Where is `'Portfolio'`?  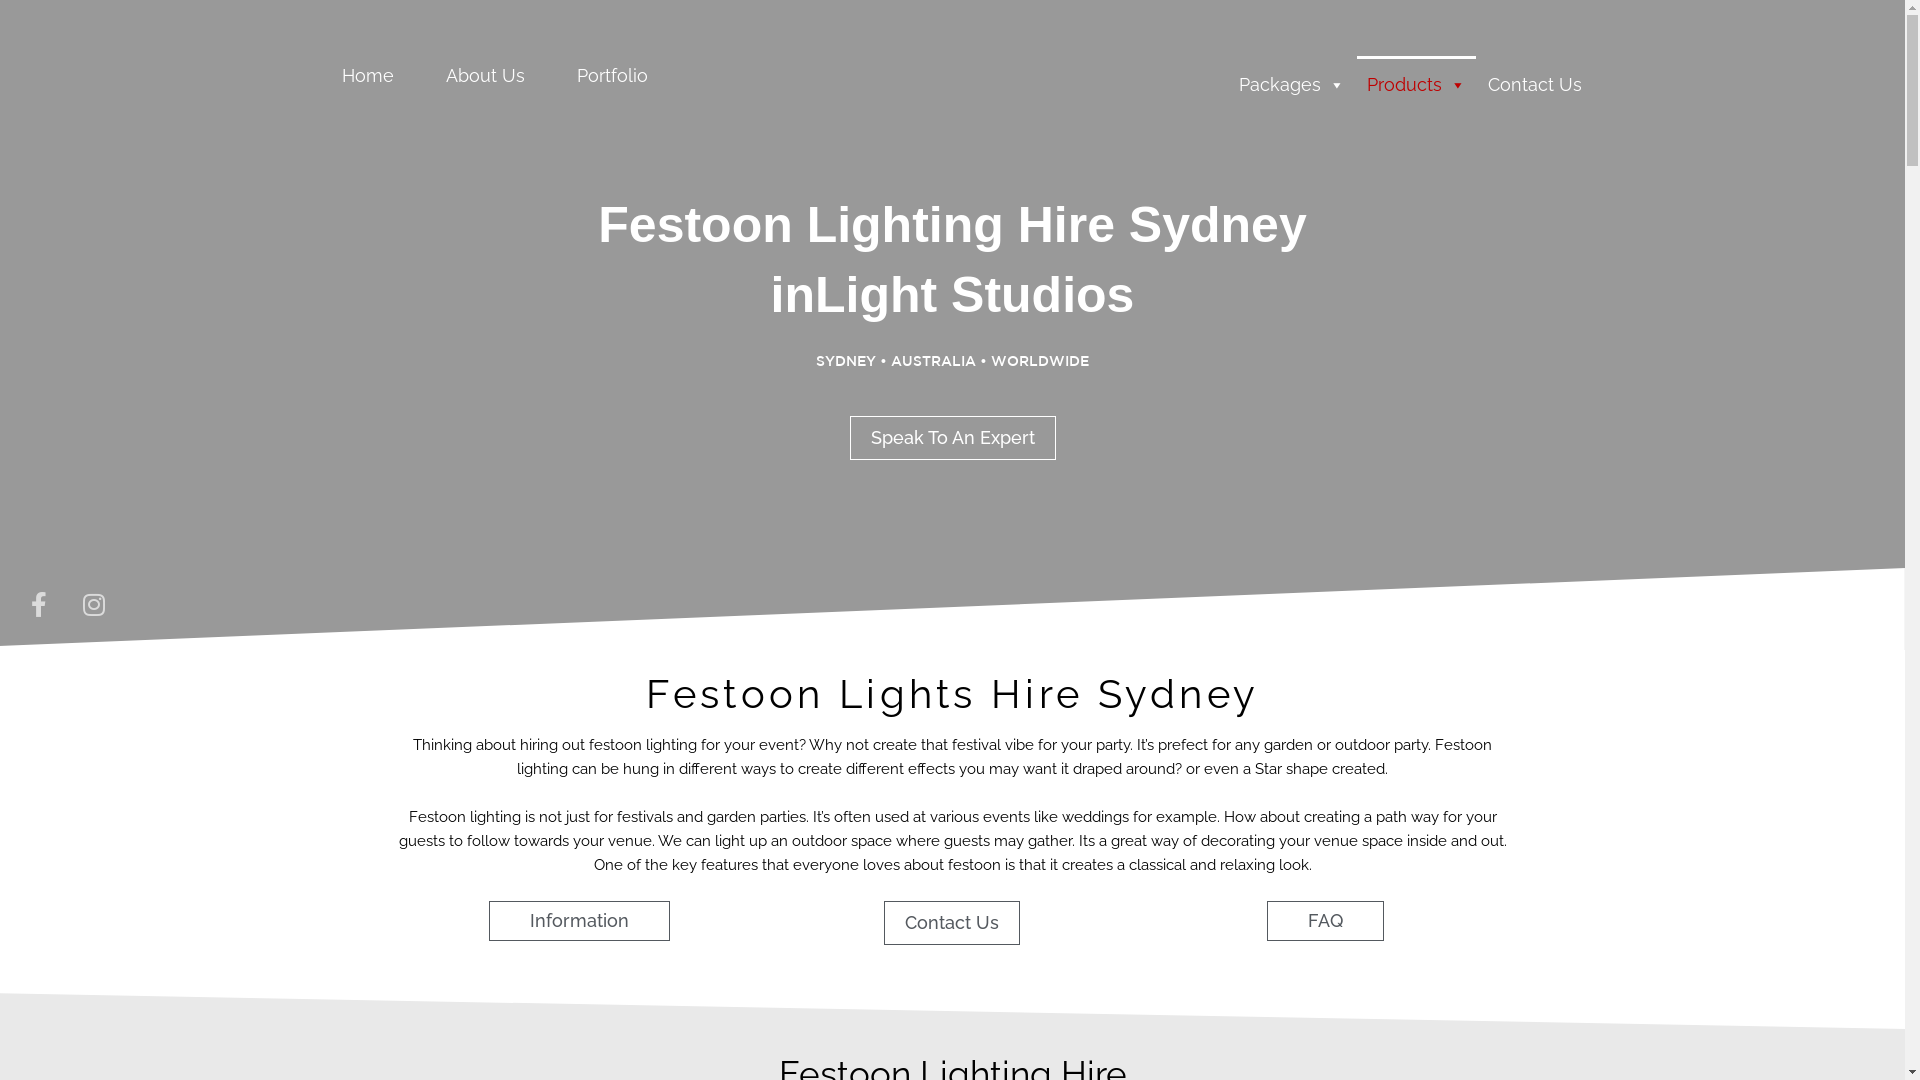
'Portfolio' is located at coordinates (551, 75).